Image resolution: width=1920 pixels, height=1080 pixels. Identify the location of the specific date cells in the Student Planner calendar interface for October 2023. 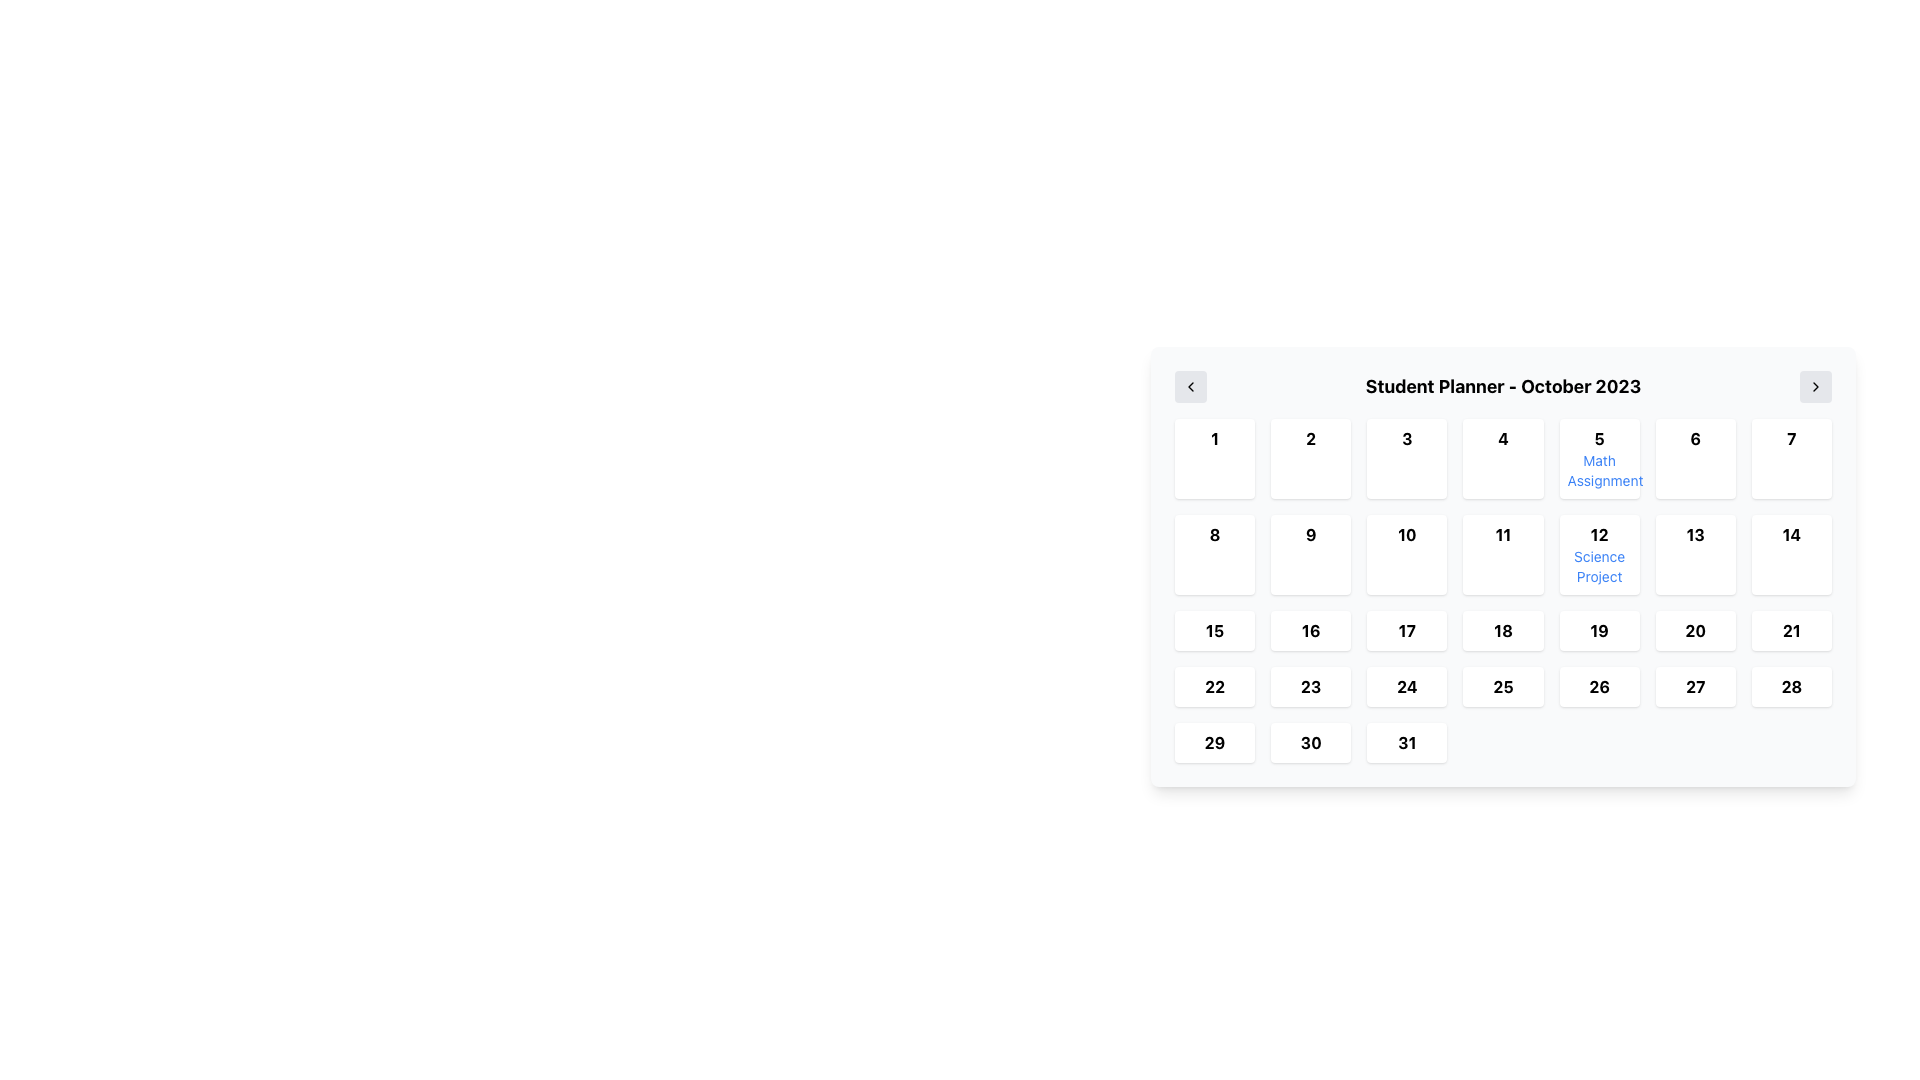
(1503, 566).